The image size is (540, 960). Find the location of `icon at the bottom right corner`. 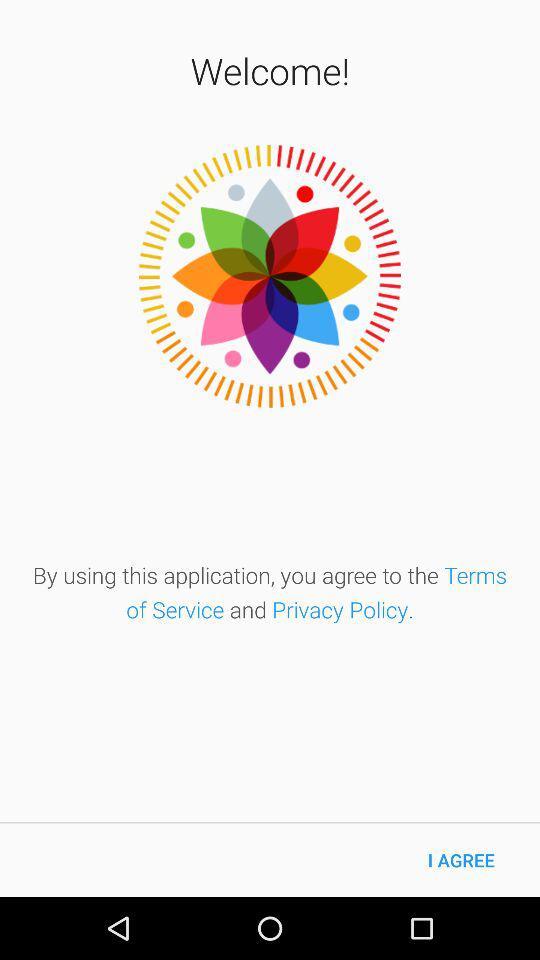

icon at the bottom right corner is located at coordinates (461, 859).